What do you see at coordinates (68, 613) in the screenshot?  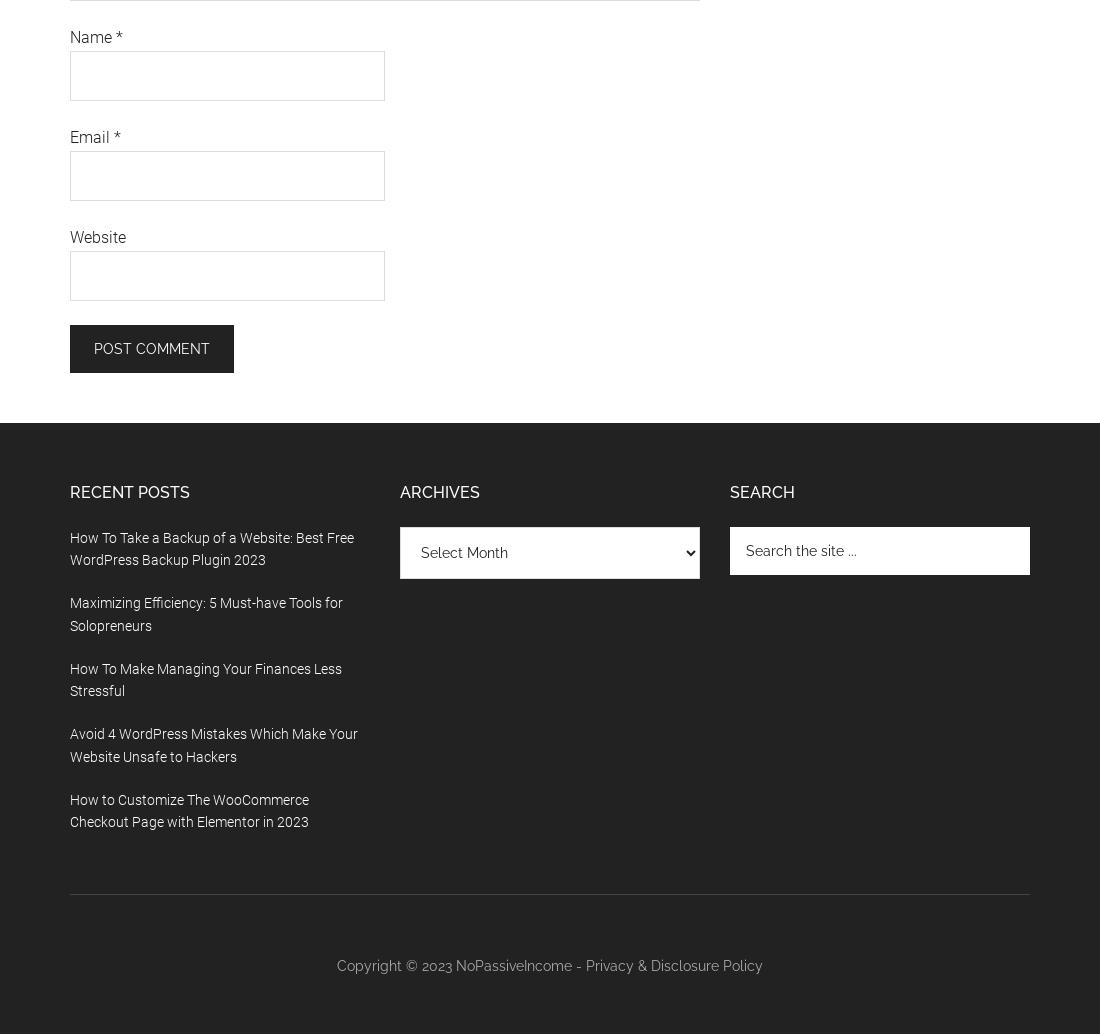 I see `'Maximizing Efficiency: 5 Must-have Tools for Solopreneurs'` at bounding box center [68, 613].